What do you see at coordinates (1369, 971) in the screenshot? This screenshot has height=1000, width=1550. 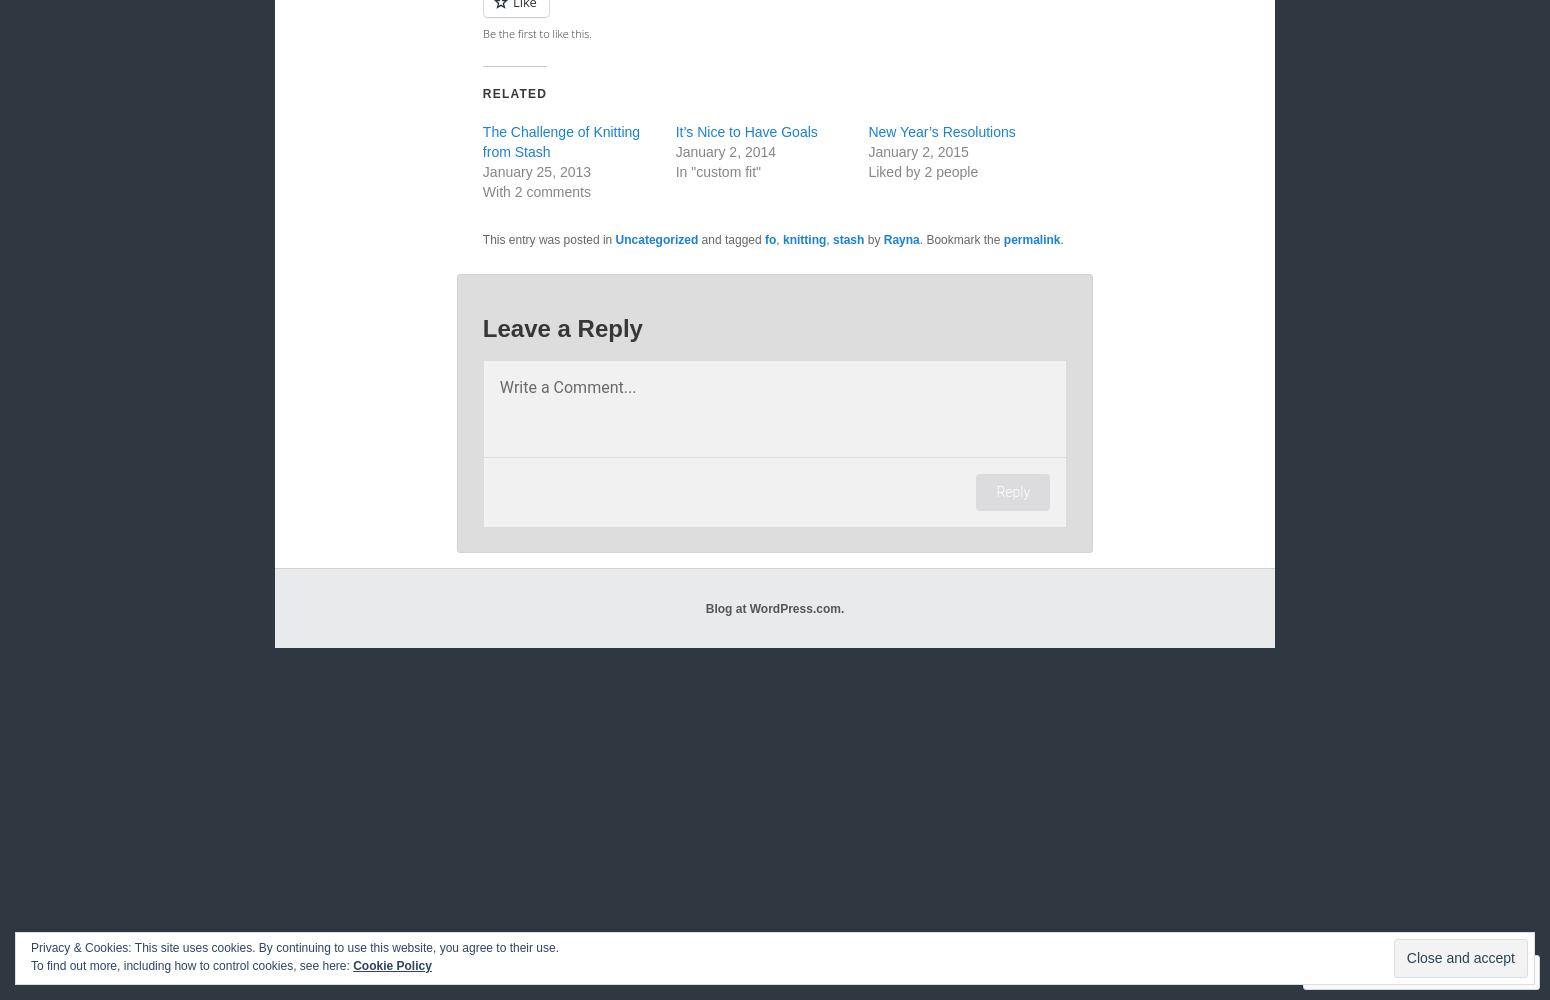 I see `'Comment'` at bounding box center [1369, 971].